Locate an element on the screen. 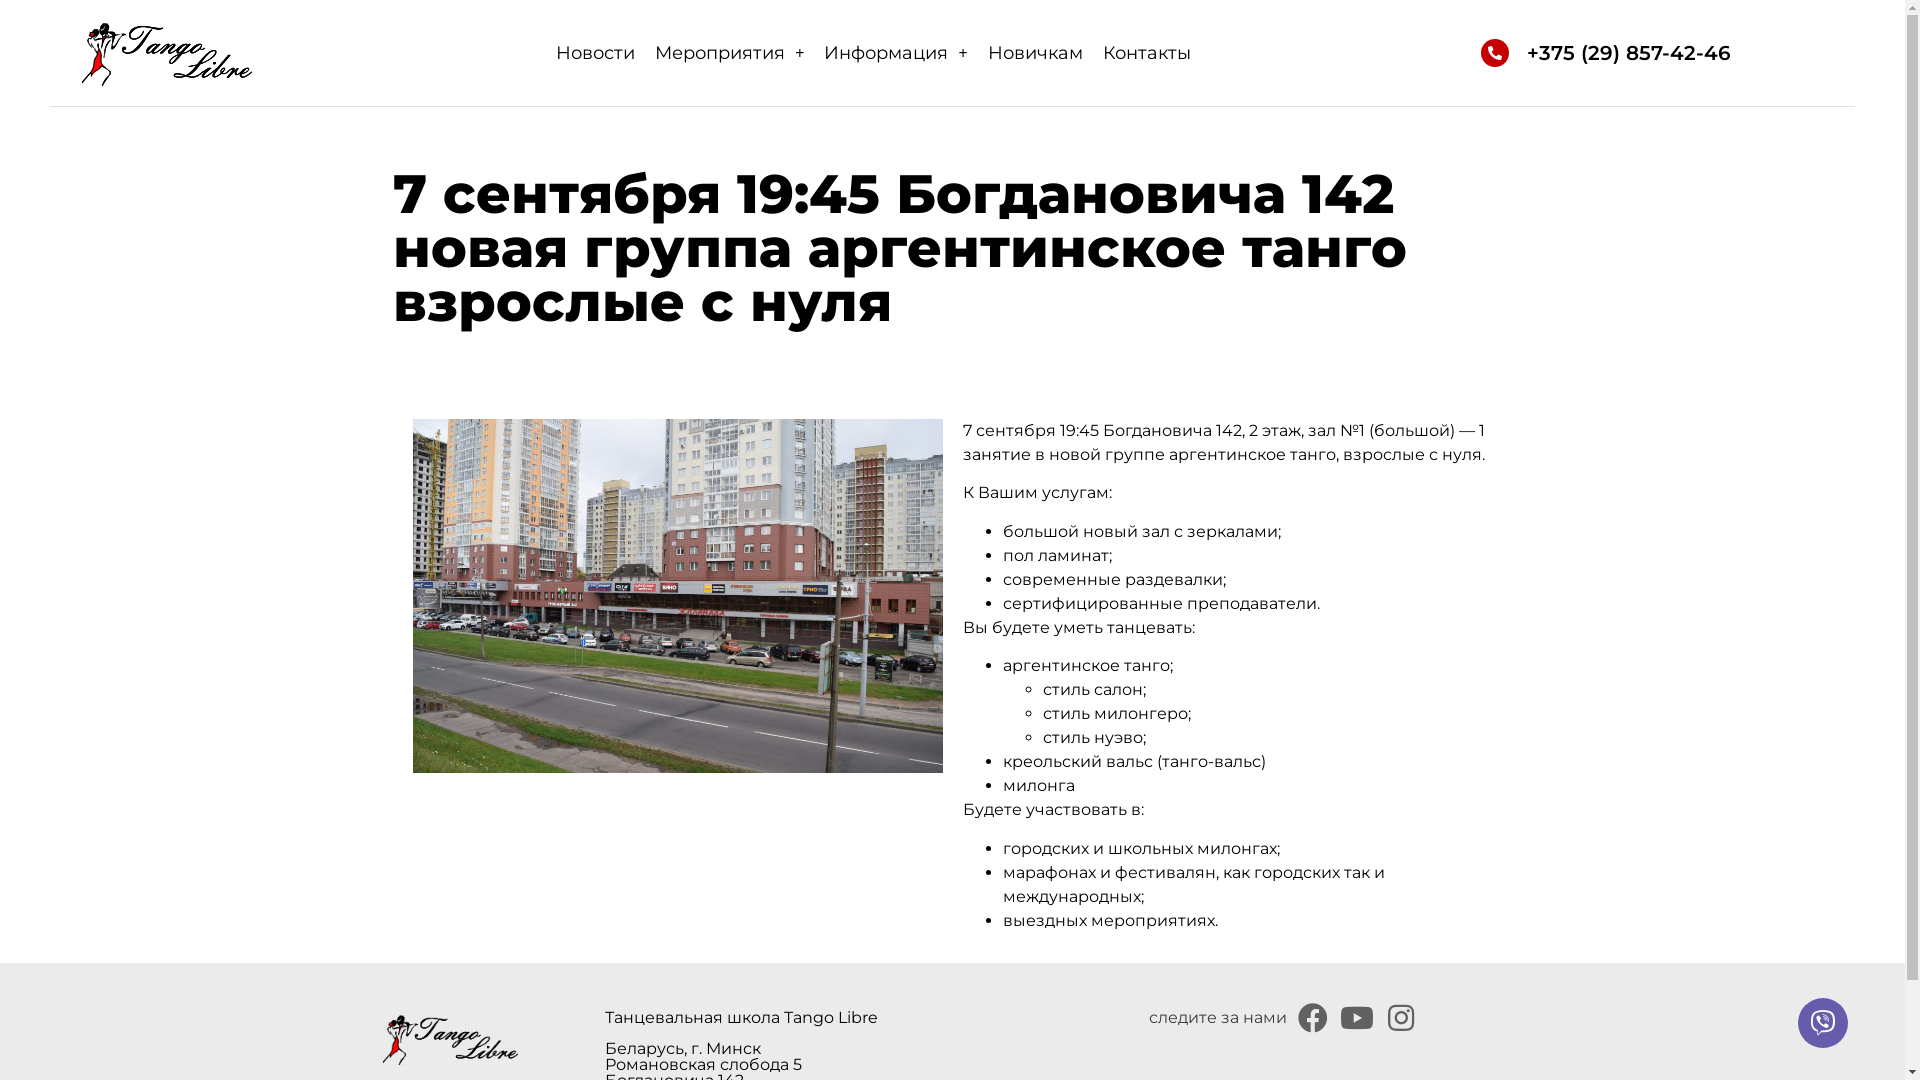 The width and height of the screenshot is (1920, 1080). '+375 (29) 857-42-46' is located at coordinates (1628, 52).